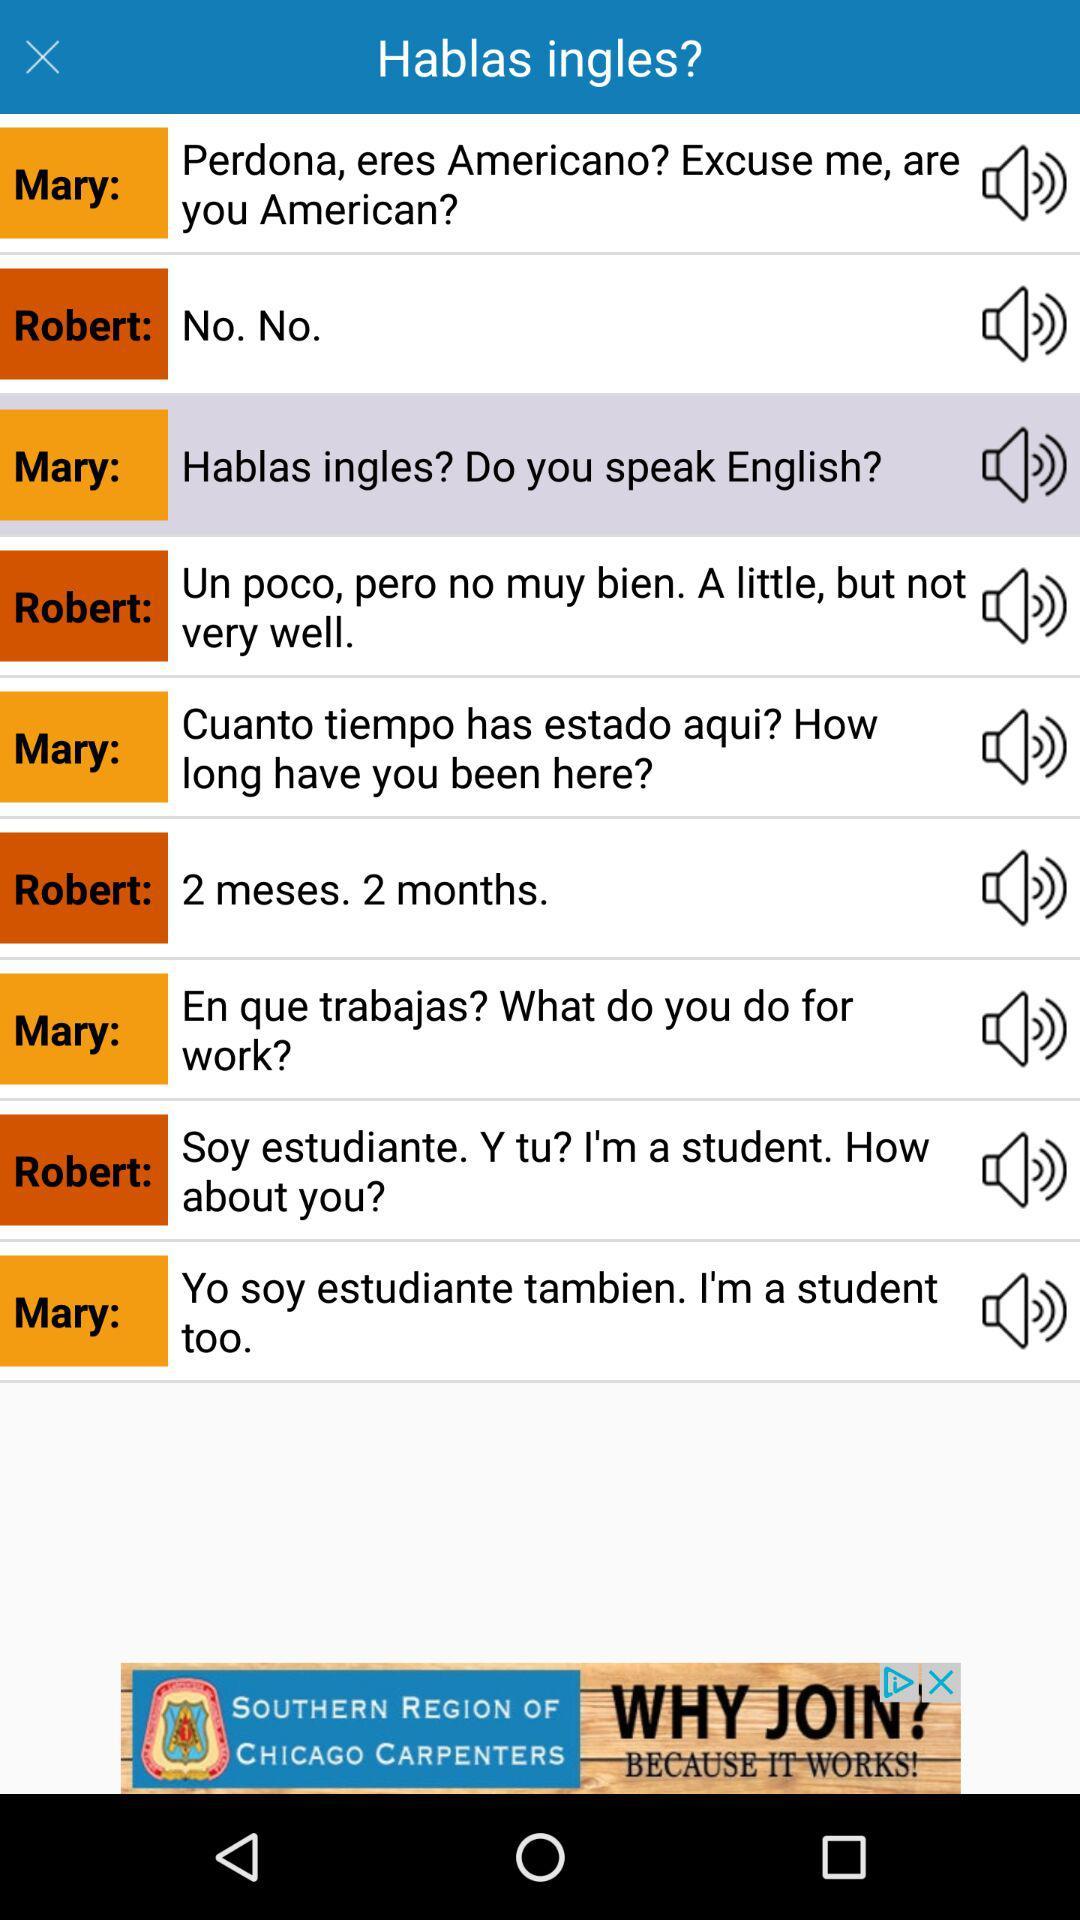 The width and height of the screenshot is (1080, 1920). I want to click on the audio, so click(1024, 464).